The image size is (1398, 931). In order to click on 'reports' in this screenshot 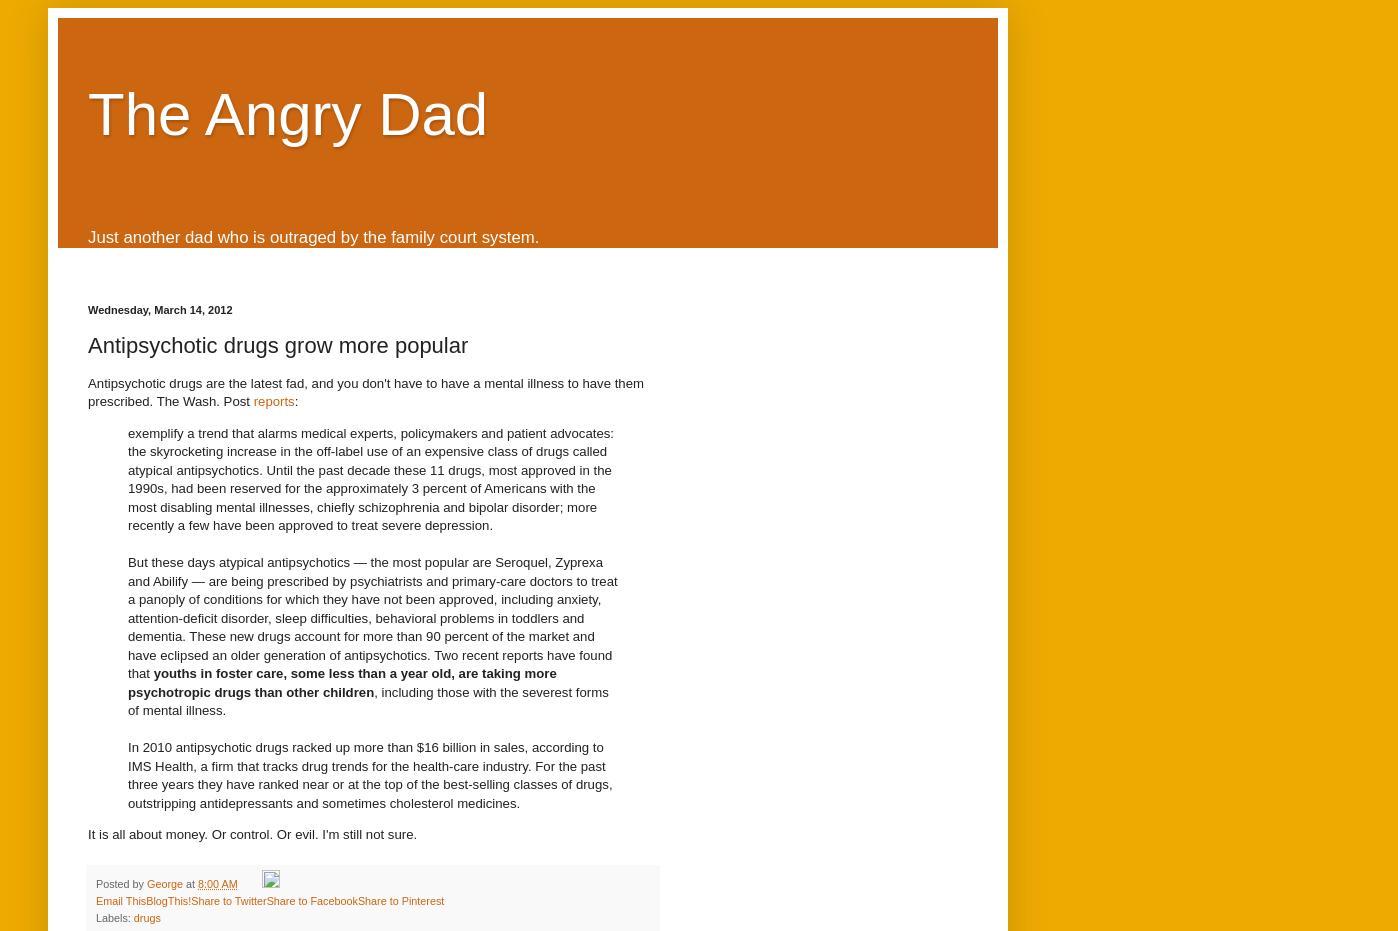, I will do `click(273, 400)`.